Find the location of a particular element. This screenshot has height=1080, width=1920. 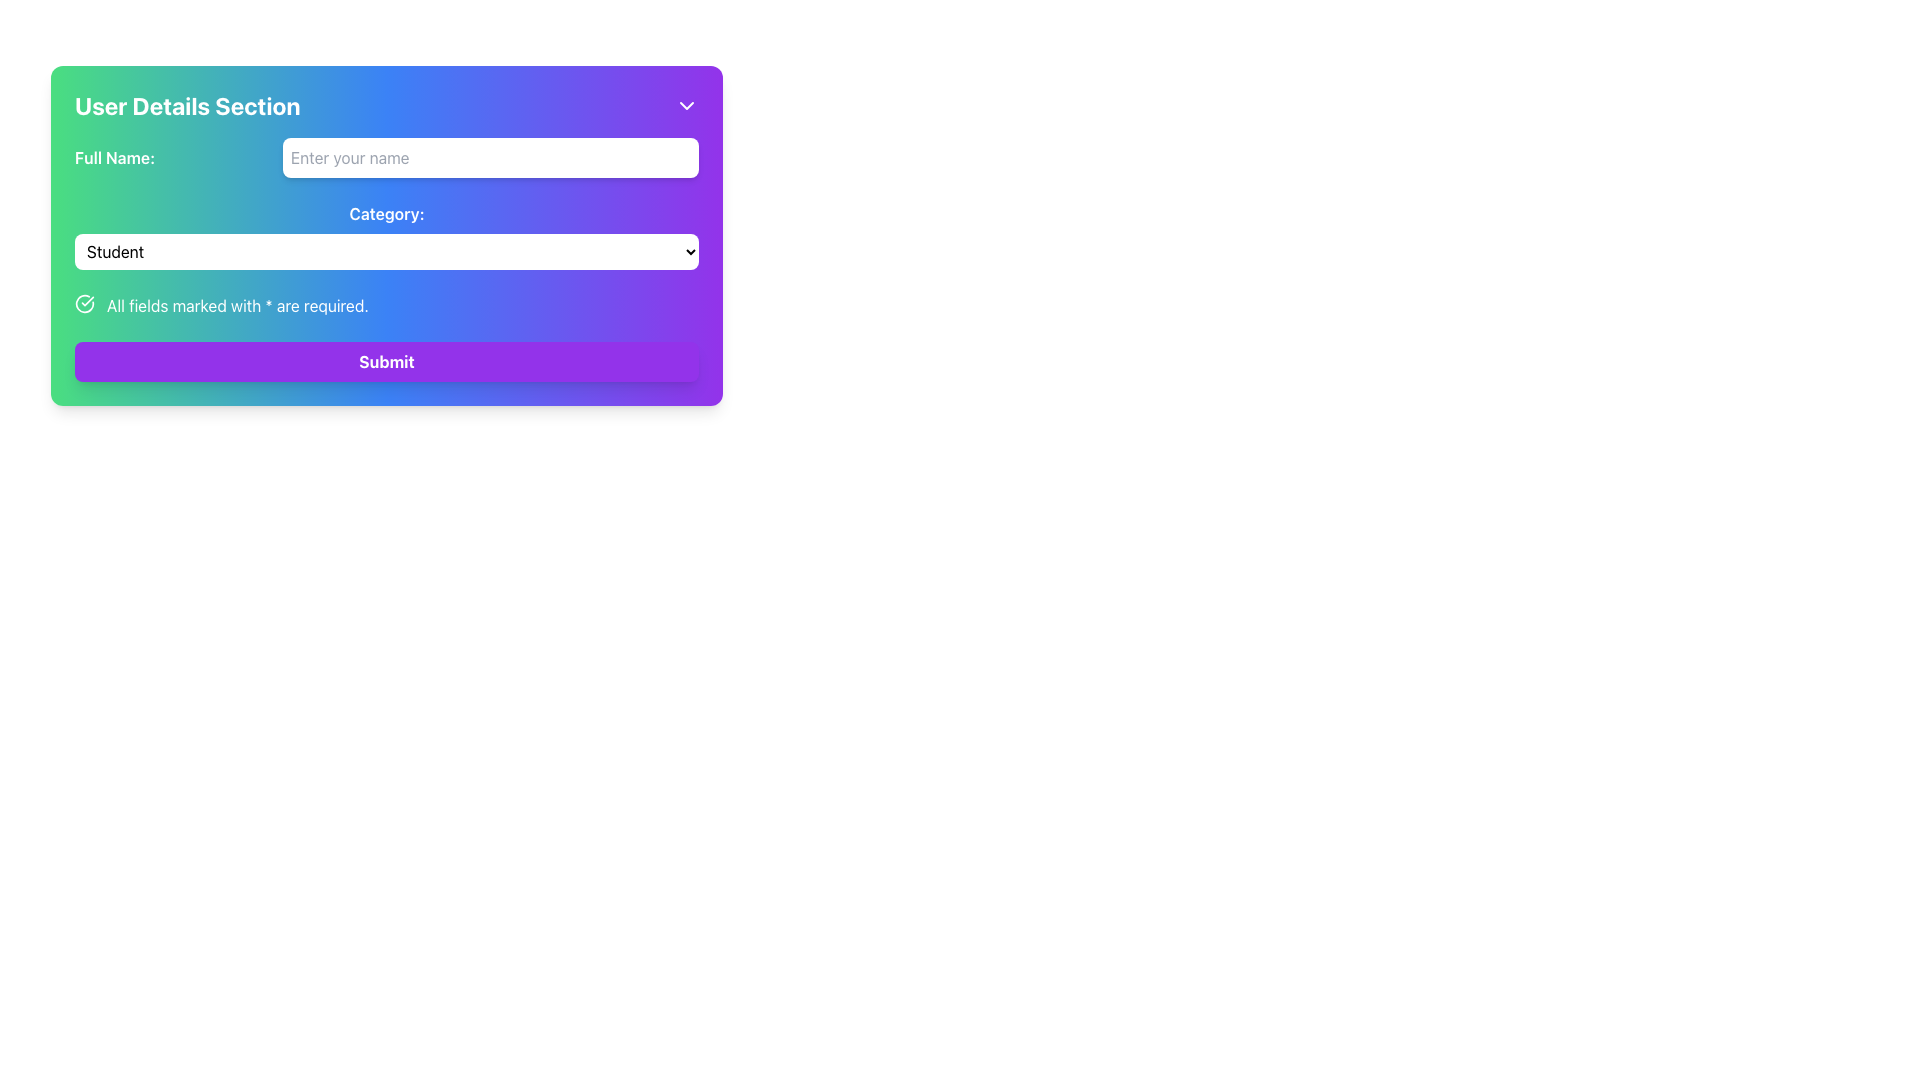

the 'Submit' button with a purple background and bold white text located below the 'User Details Section' form is located at coordinates (387, 362).